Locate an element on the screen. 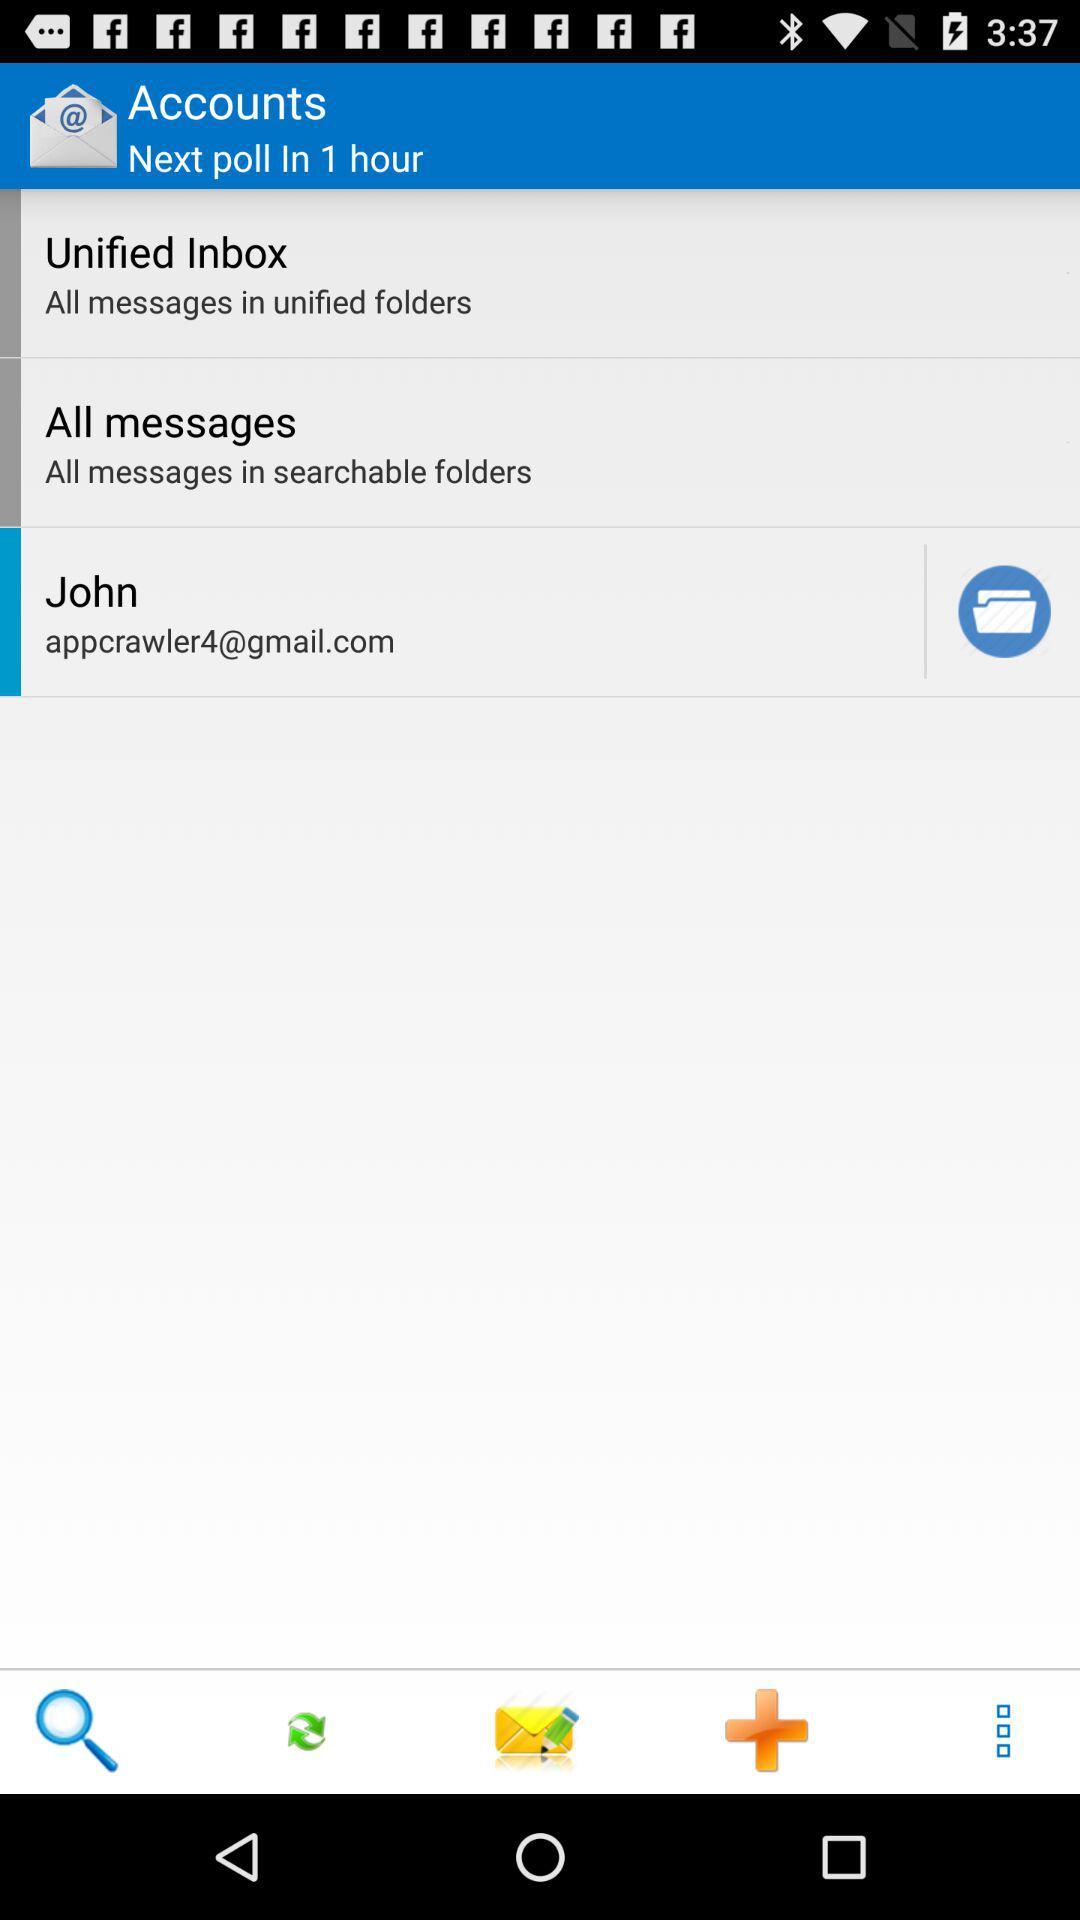  icon below appcrawler4@gmail.com icon is located at coordinates (307, 1730).